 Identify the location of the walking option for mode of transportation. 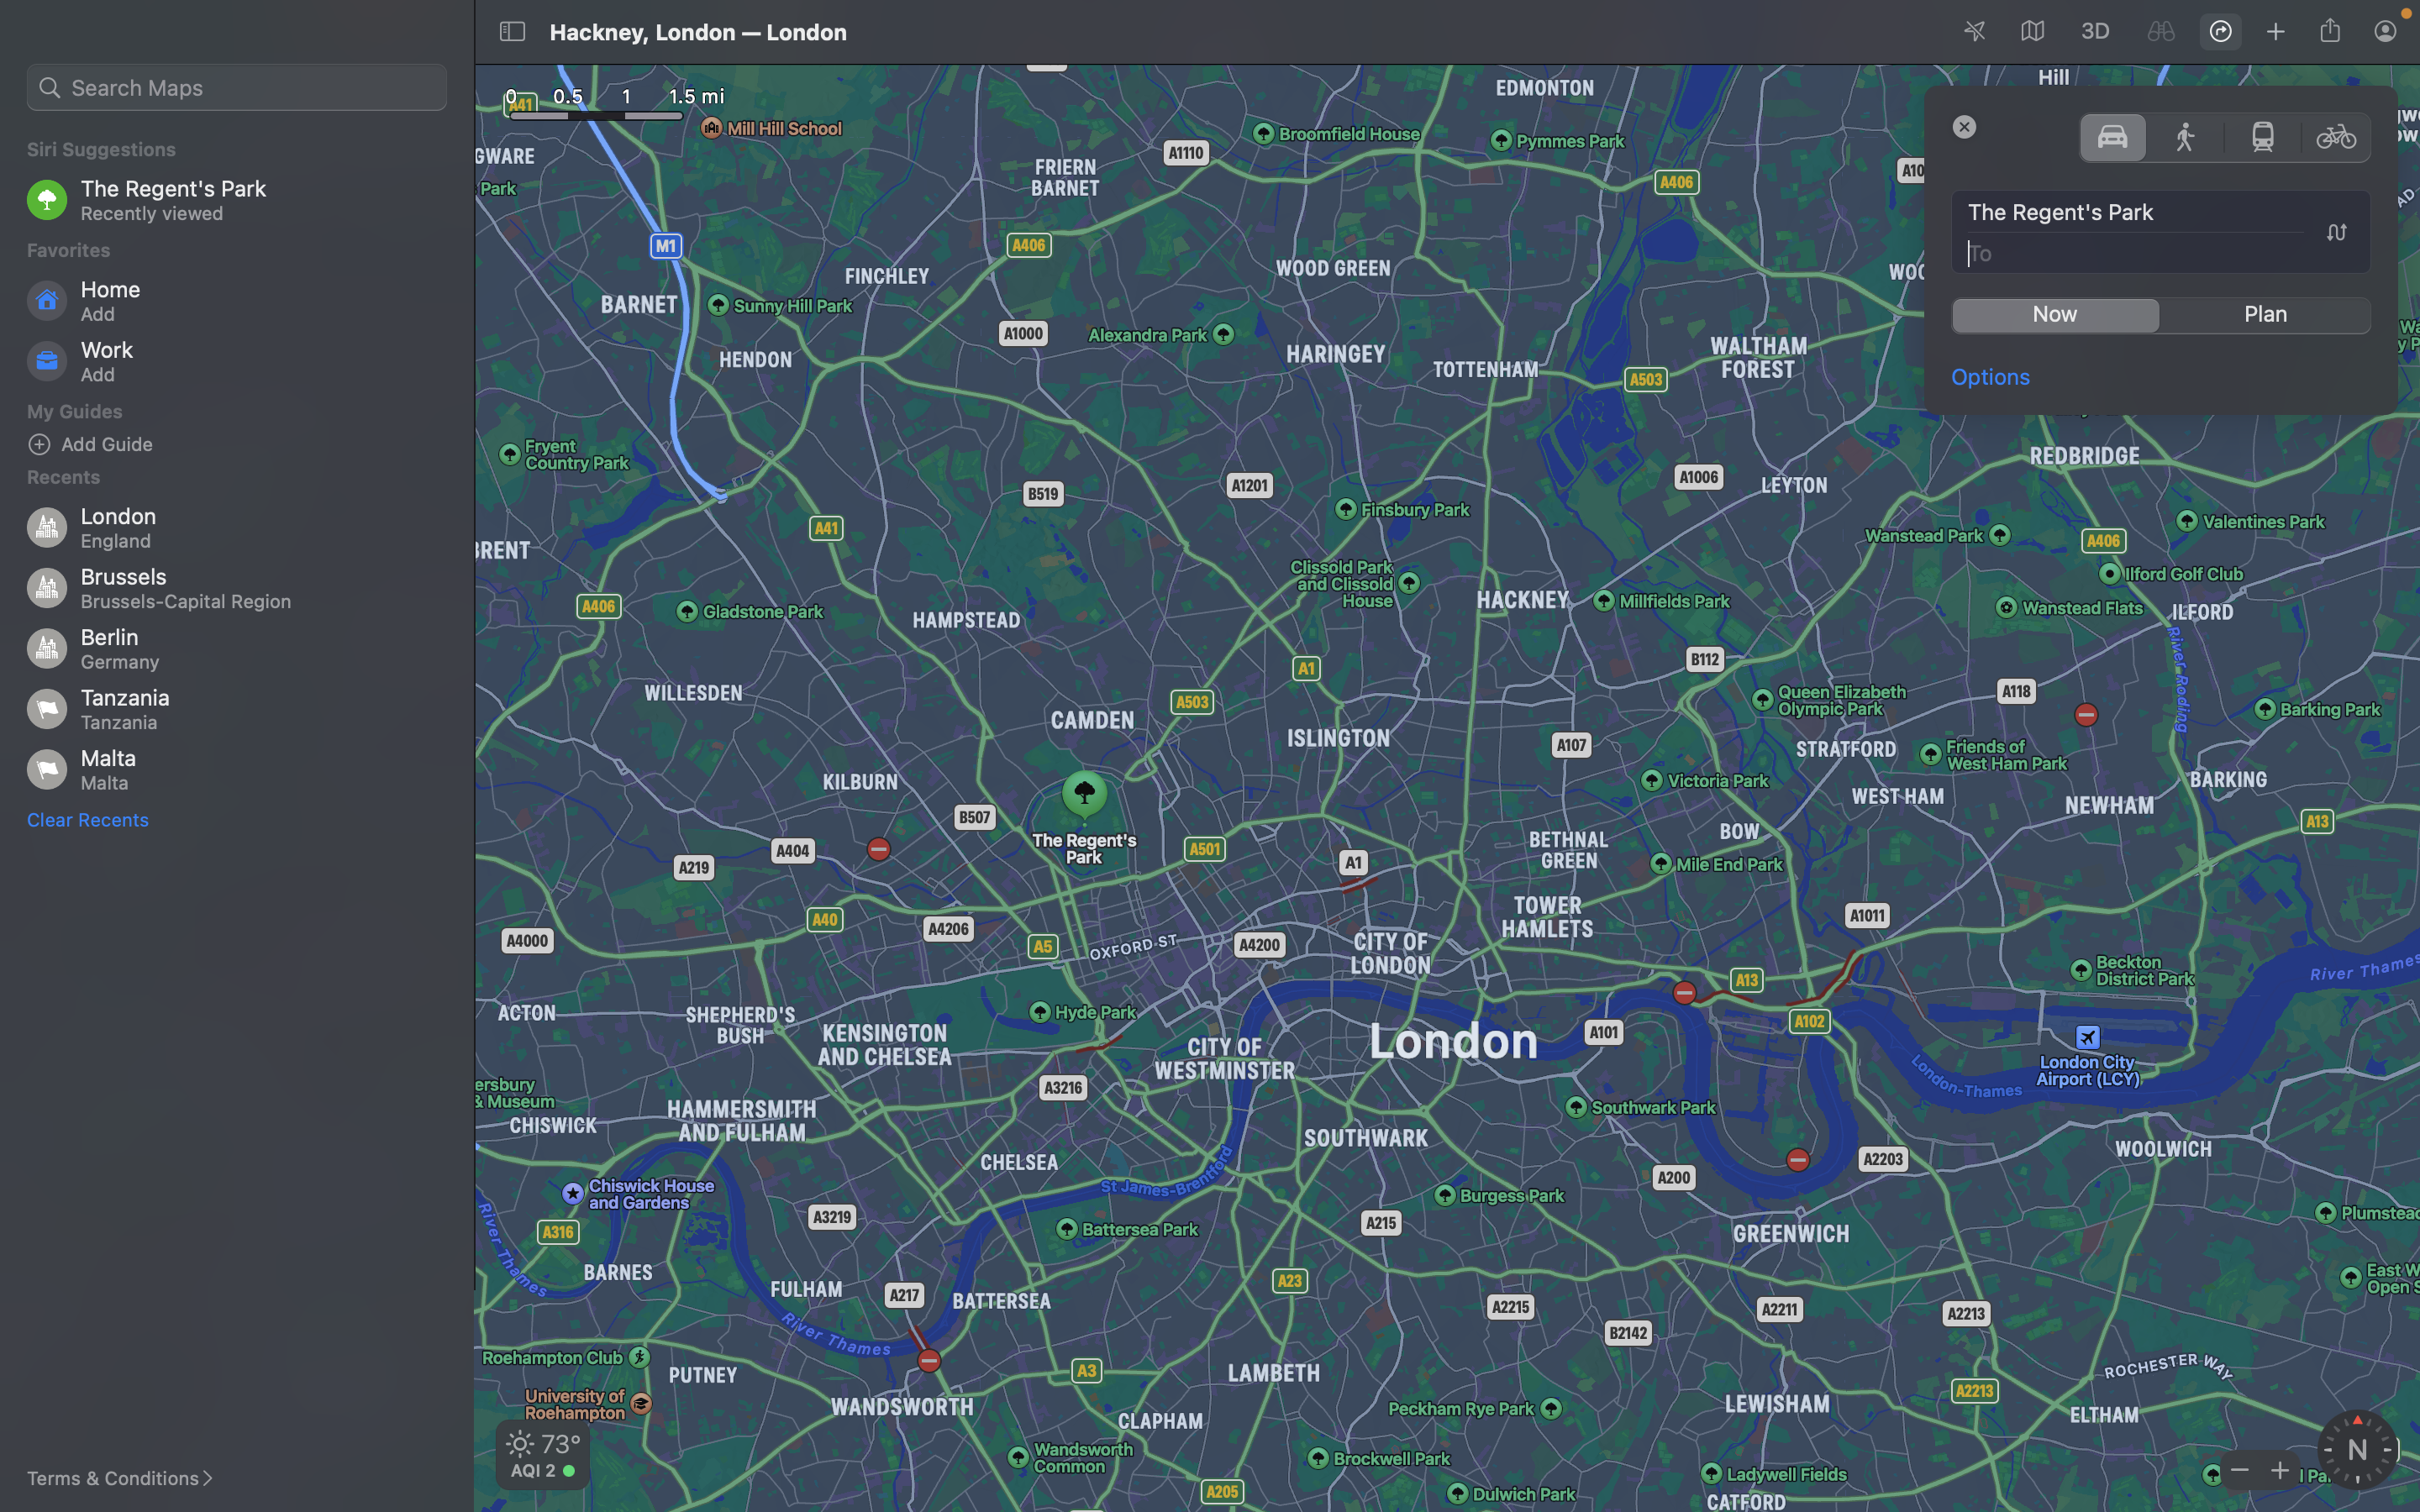
(2186, 135).